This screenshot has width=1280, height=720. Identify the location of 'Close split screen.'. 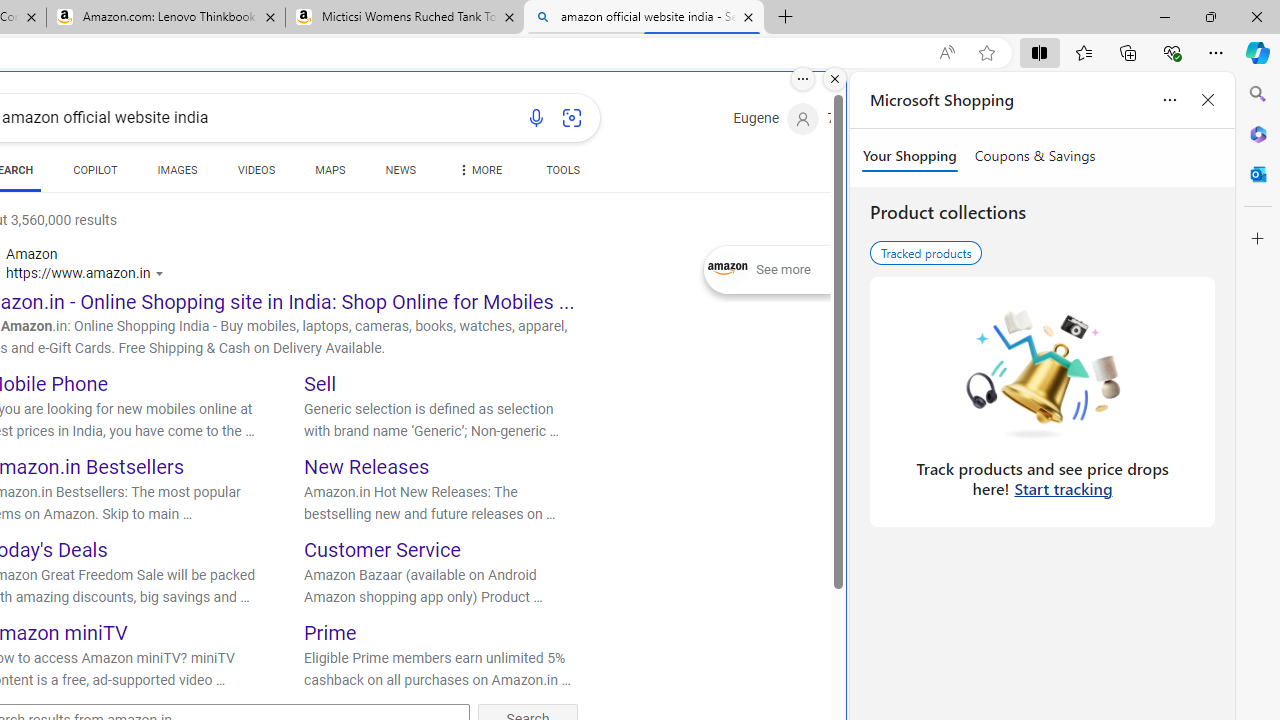
(835, 78).